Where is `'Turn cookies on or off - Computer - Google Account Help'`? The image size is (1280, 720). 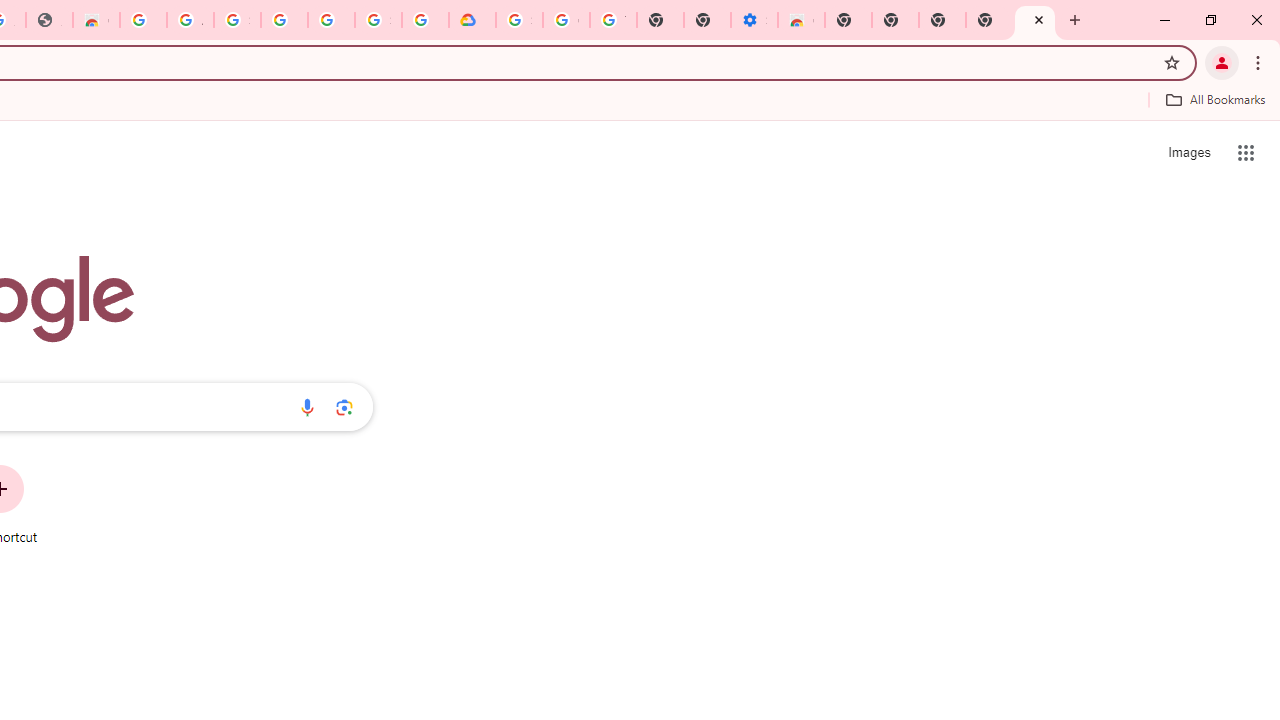
'Turn cookies on or off - Computer - Google Account Help' is located at coordinates (612, 20).